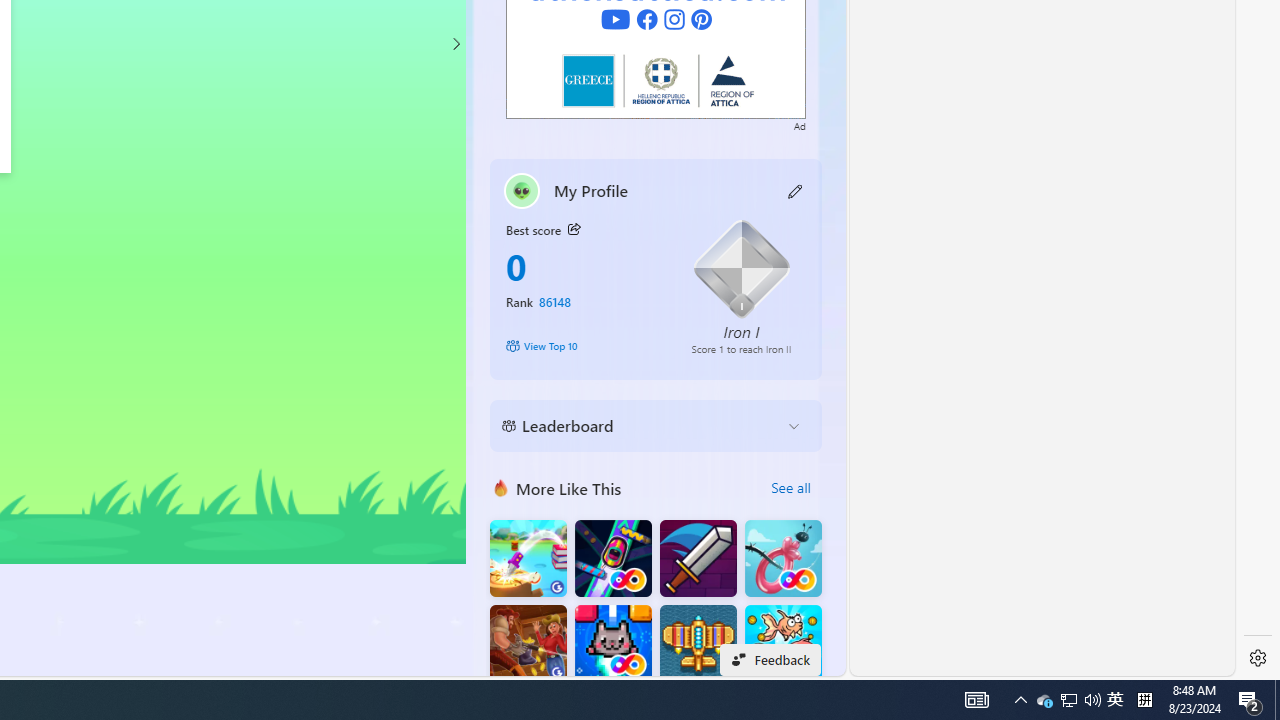  Describe the element at coordinates (583, 344) in the screenshot. I see `'View Top 10'` at that location.